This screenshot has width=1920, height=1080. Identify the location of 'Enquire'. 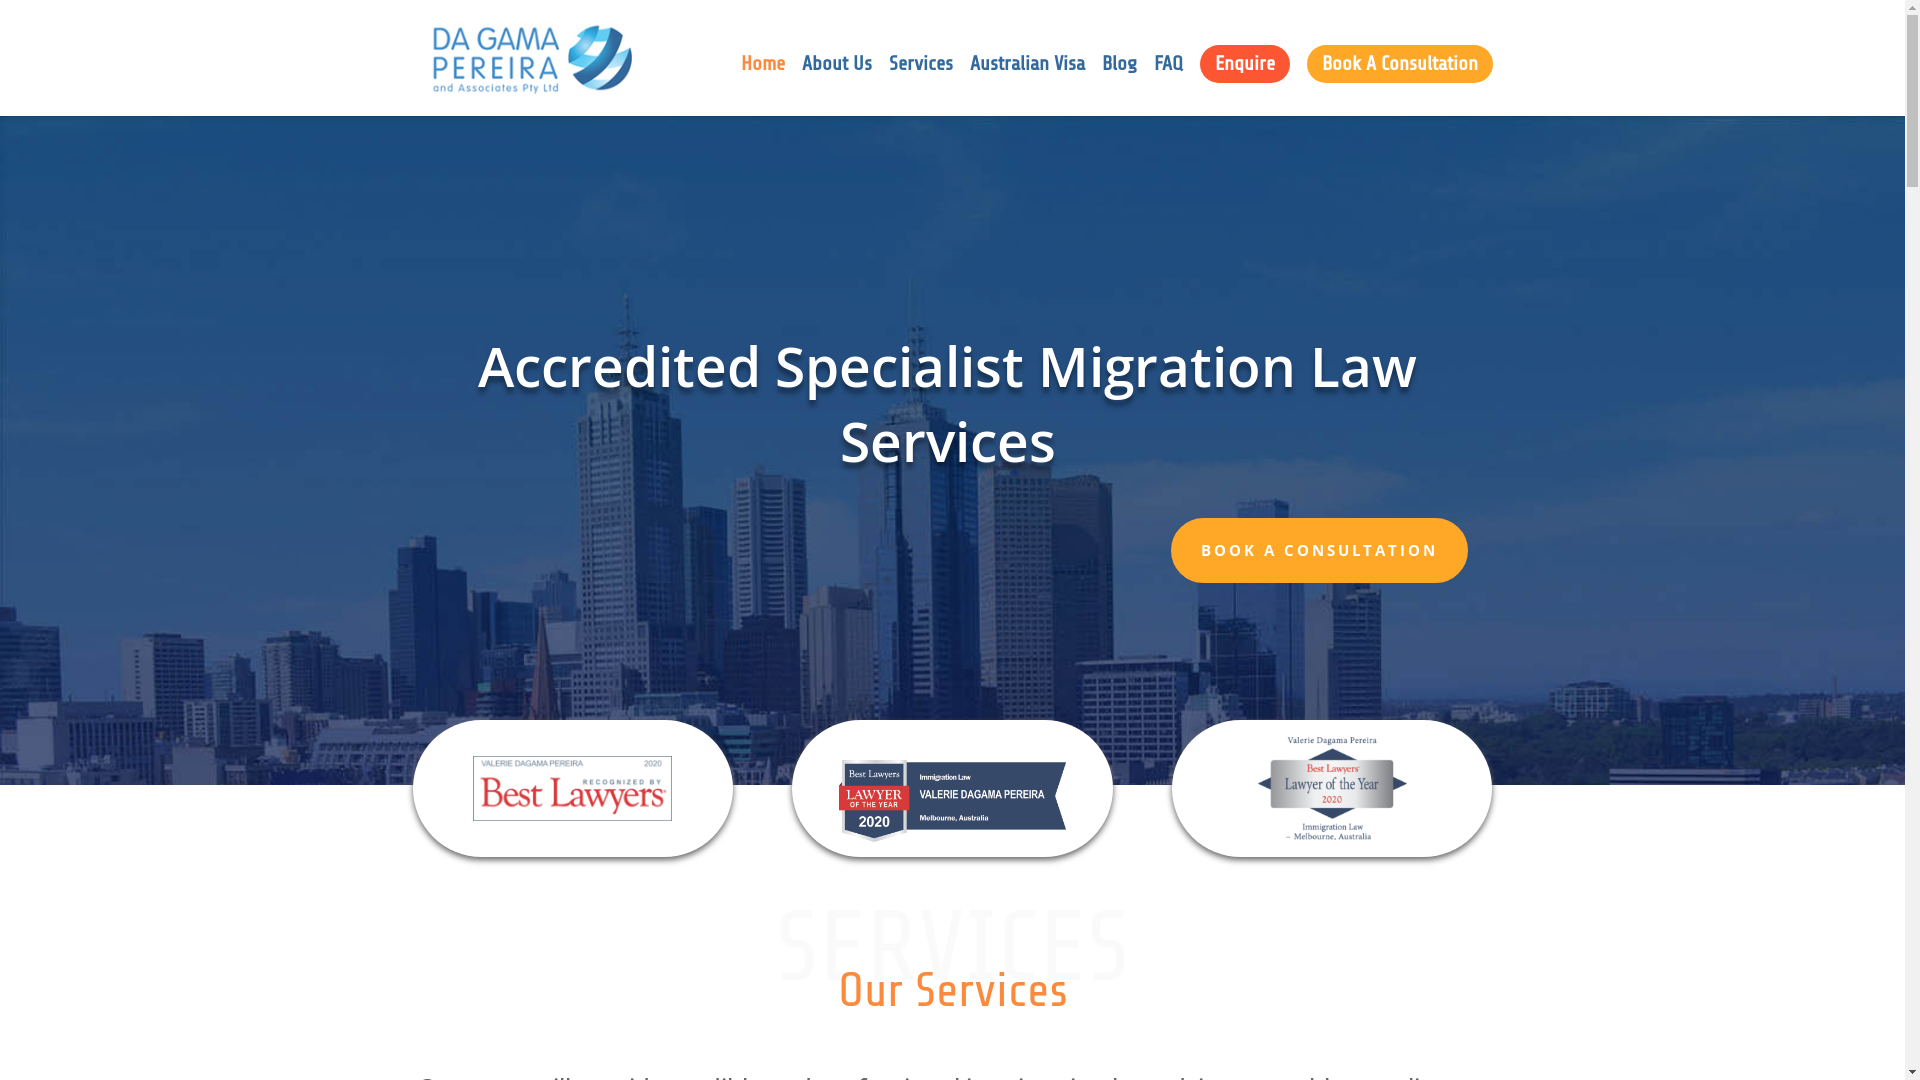
(1200, 63).